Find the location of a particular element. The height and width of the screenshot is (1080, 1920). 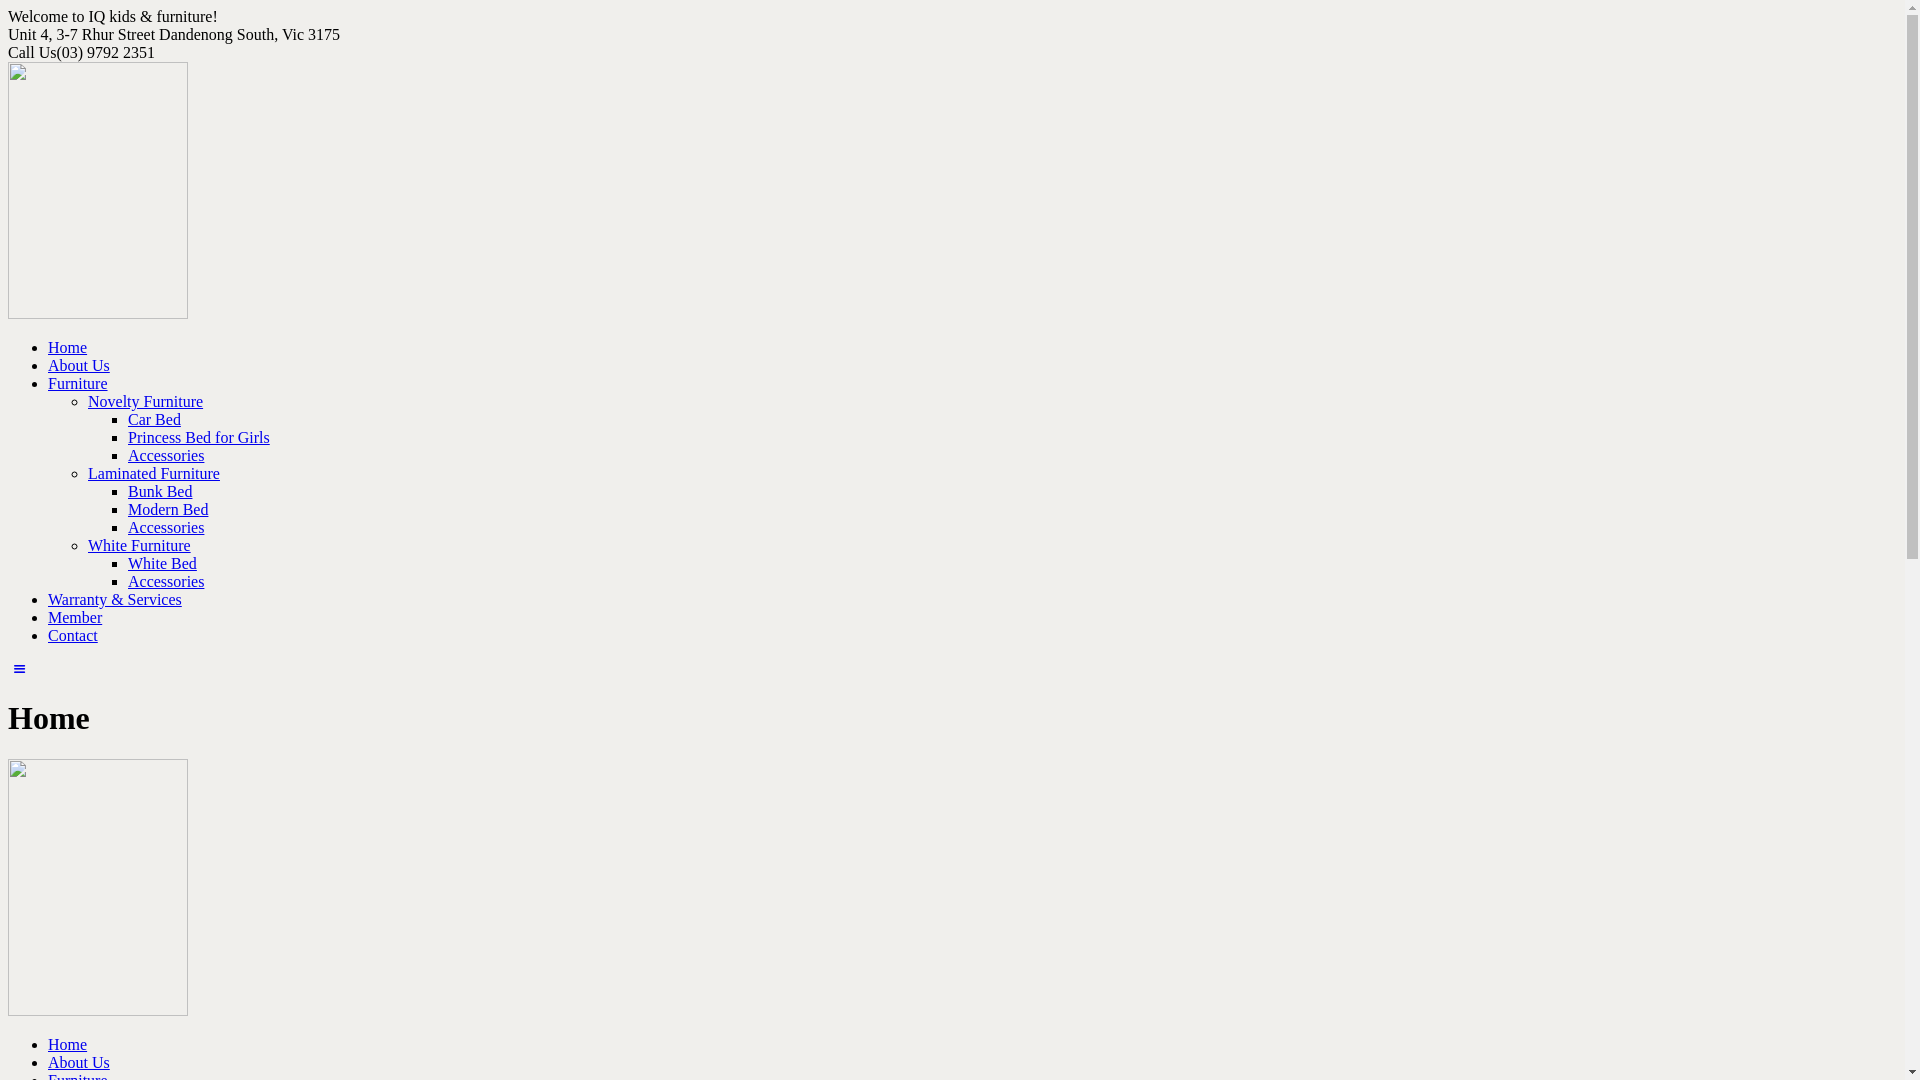

'Accessories' is located at coordinates (166, 581).